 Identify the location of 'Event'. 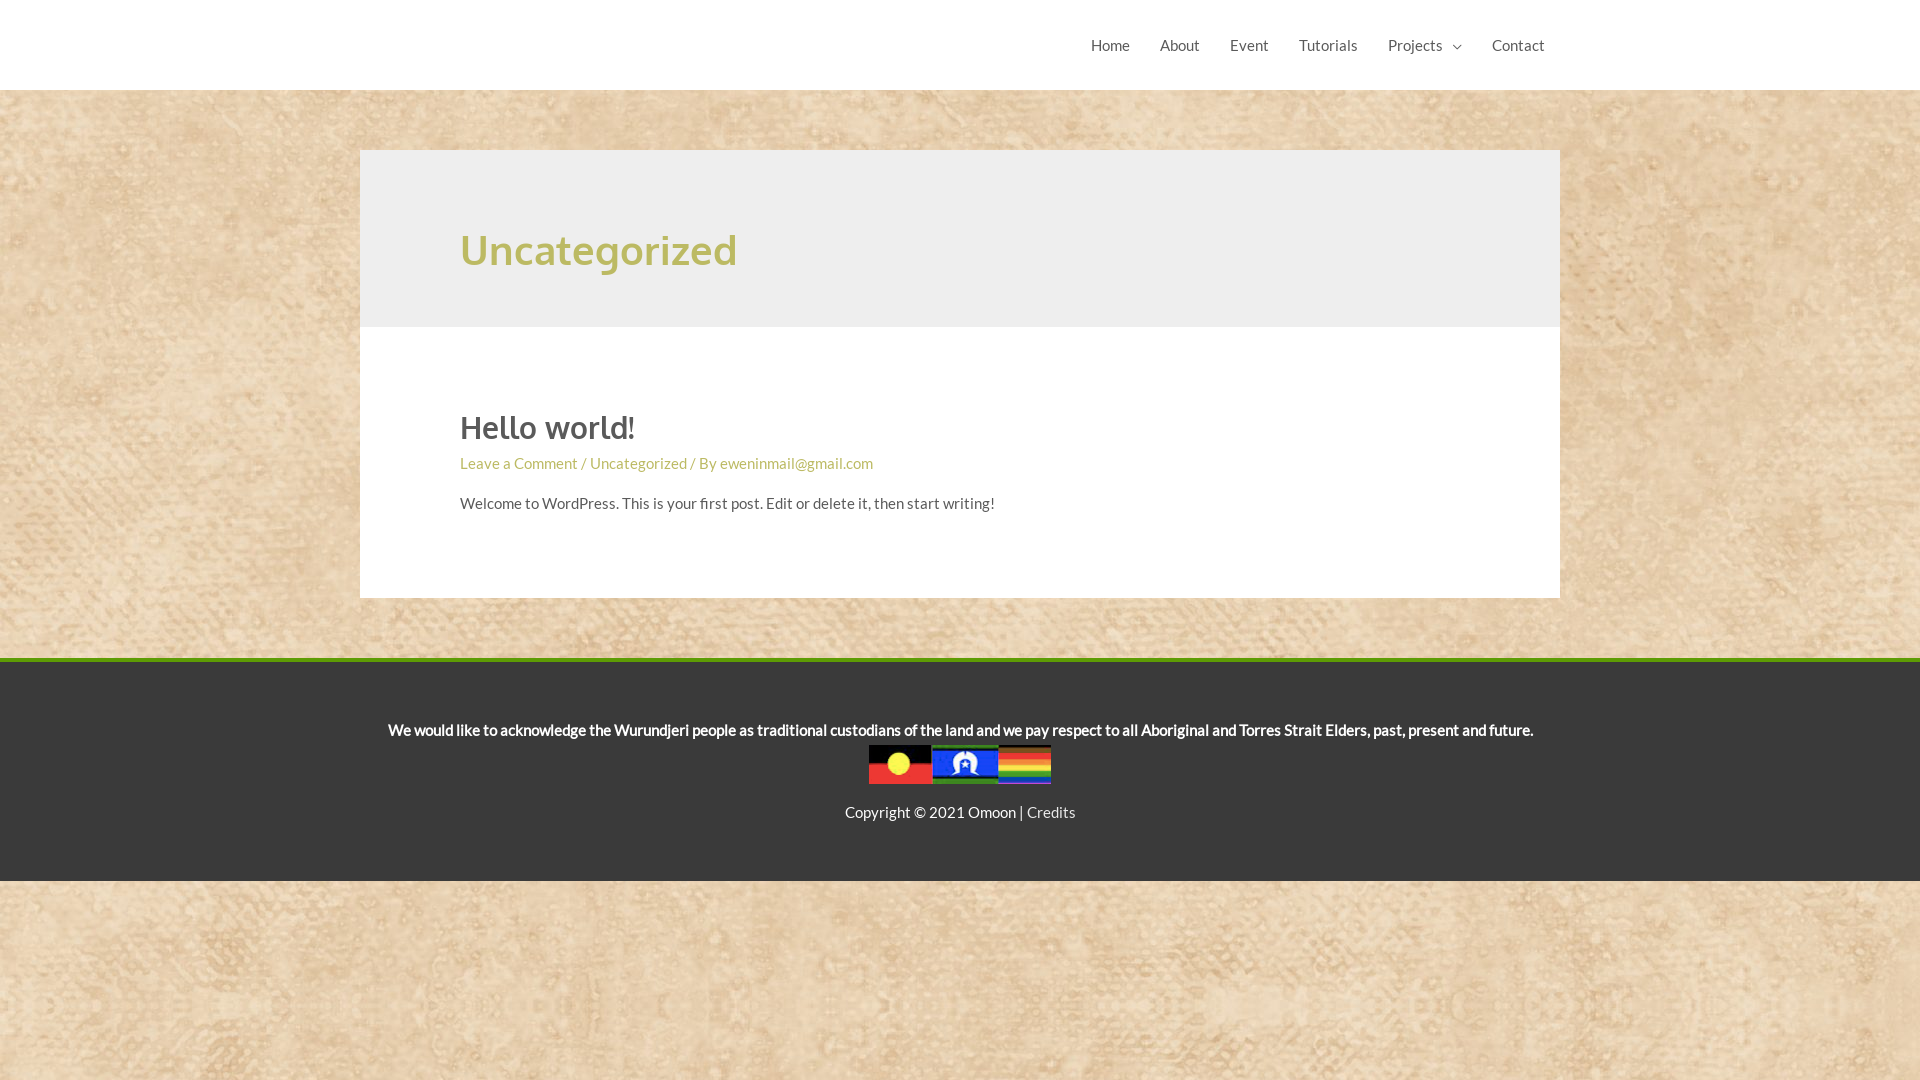
(1248, 45).